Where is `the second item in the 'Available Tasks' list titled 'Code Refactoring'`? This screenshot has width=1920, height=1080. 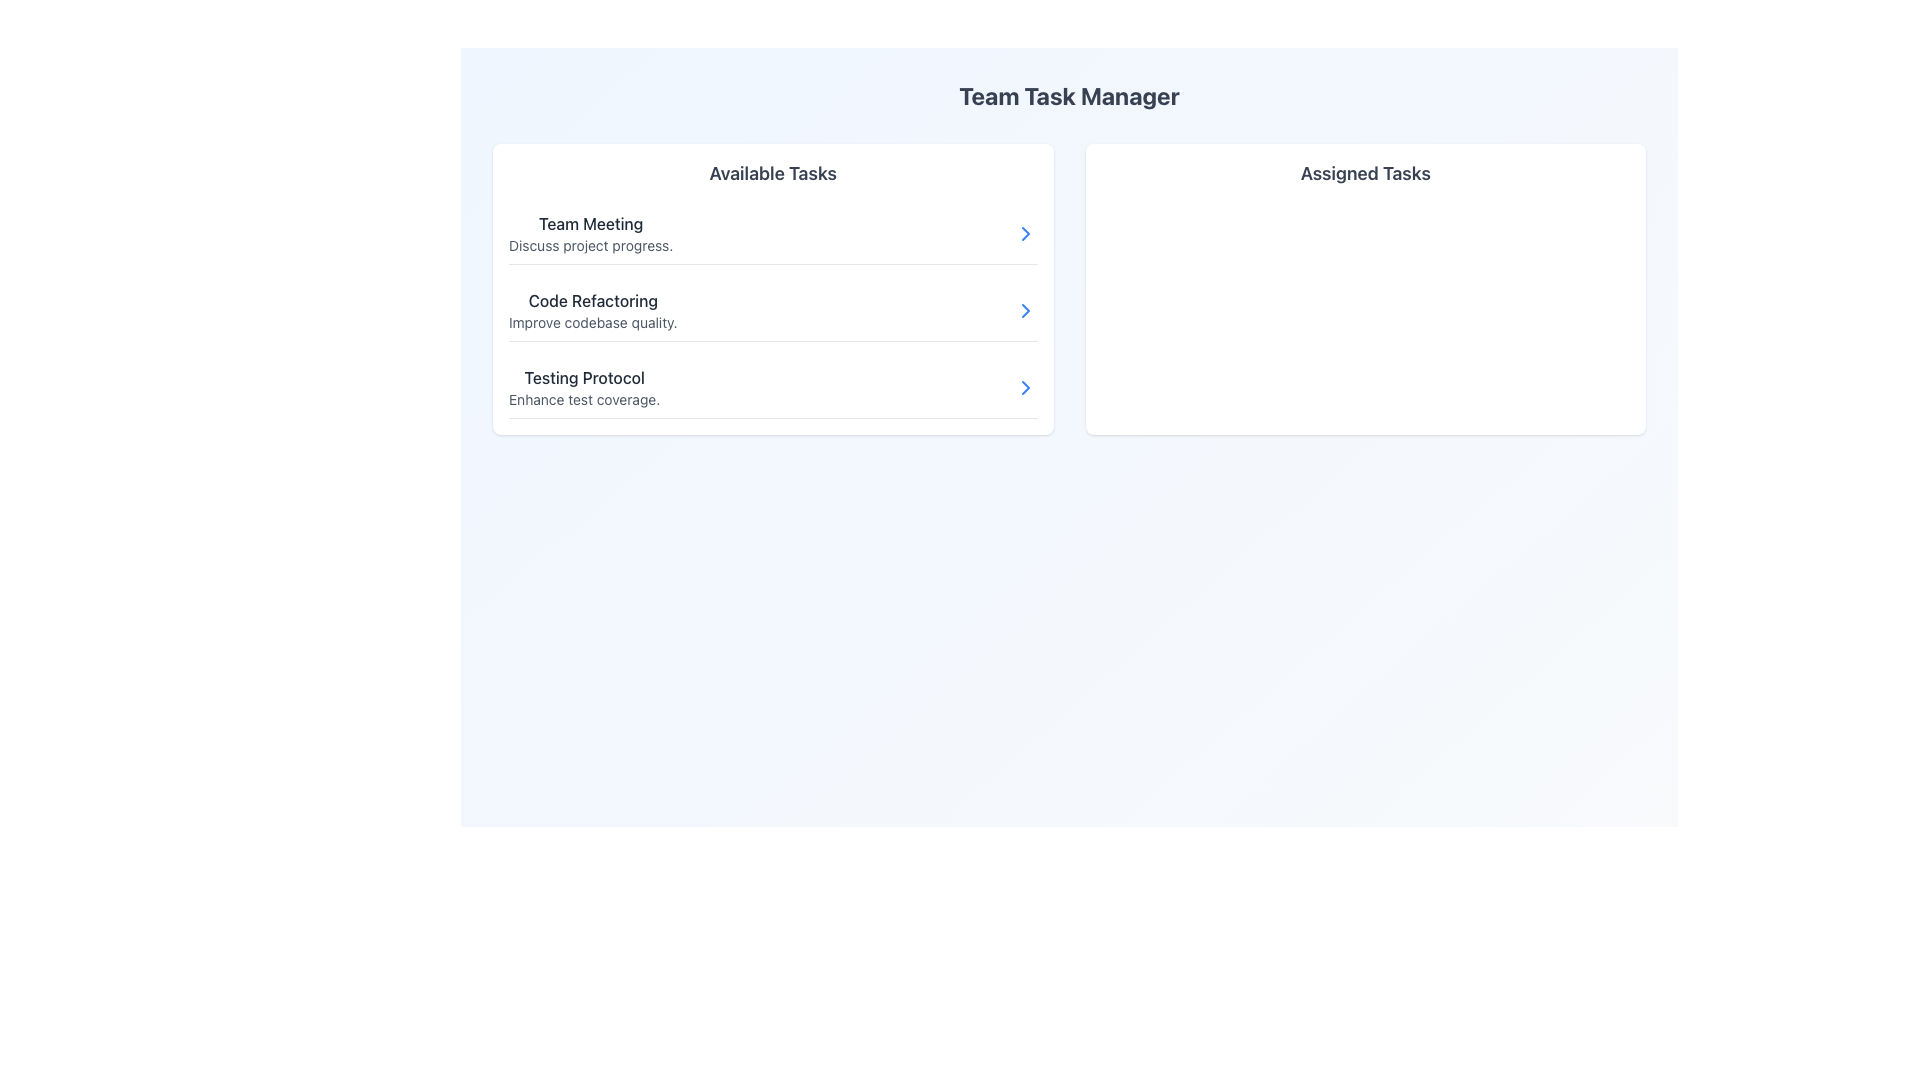 the second item in the 'Available Tasks' list titled 'Code Refactoring' is located at coordinates (772, 311).